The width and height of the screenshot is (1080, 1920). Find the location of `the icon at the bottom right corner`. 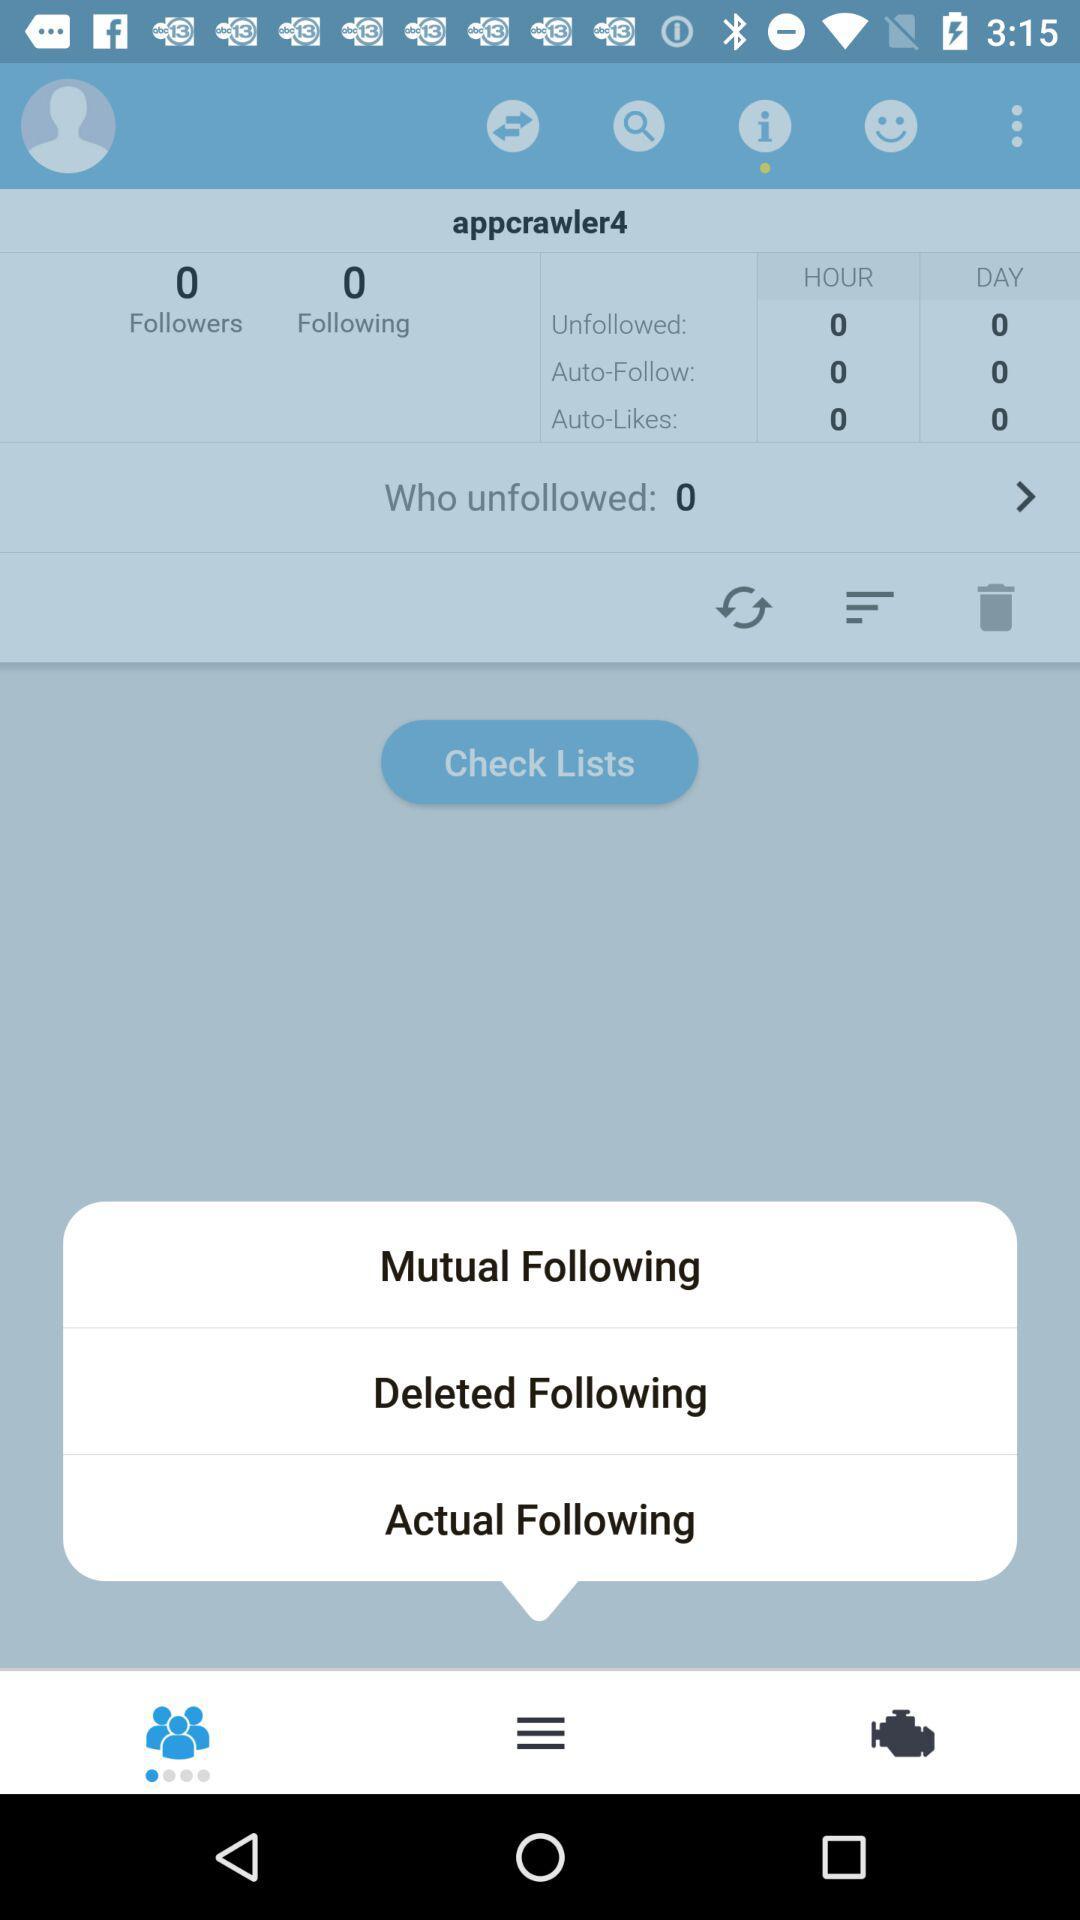

the icon at the bottom right corner is located at coordinates (900, 1730).